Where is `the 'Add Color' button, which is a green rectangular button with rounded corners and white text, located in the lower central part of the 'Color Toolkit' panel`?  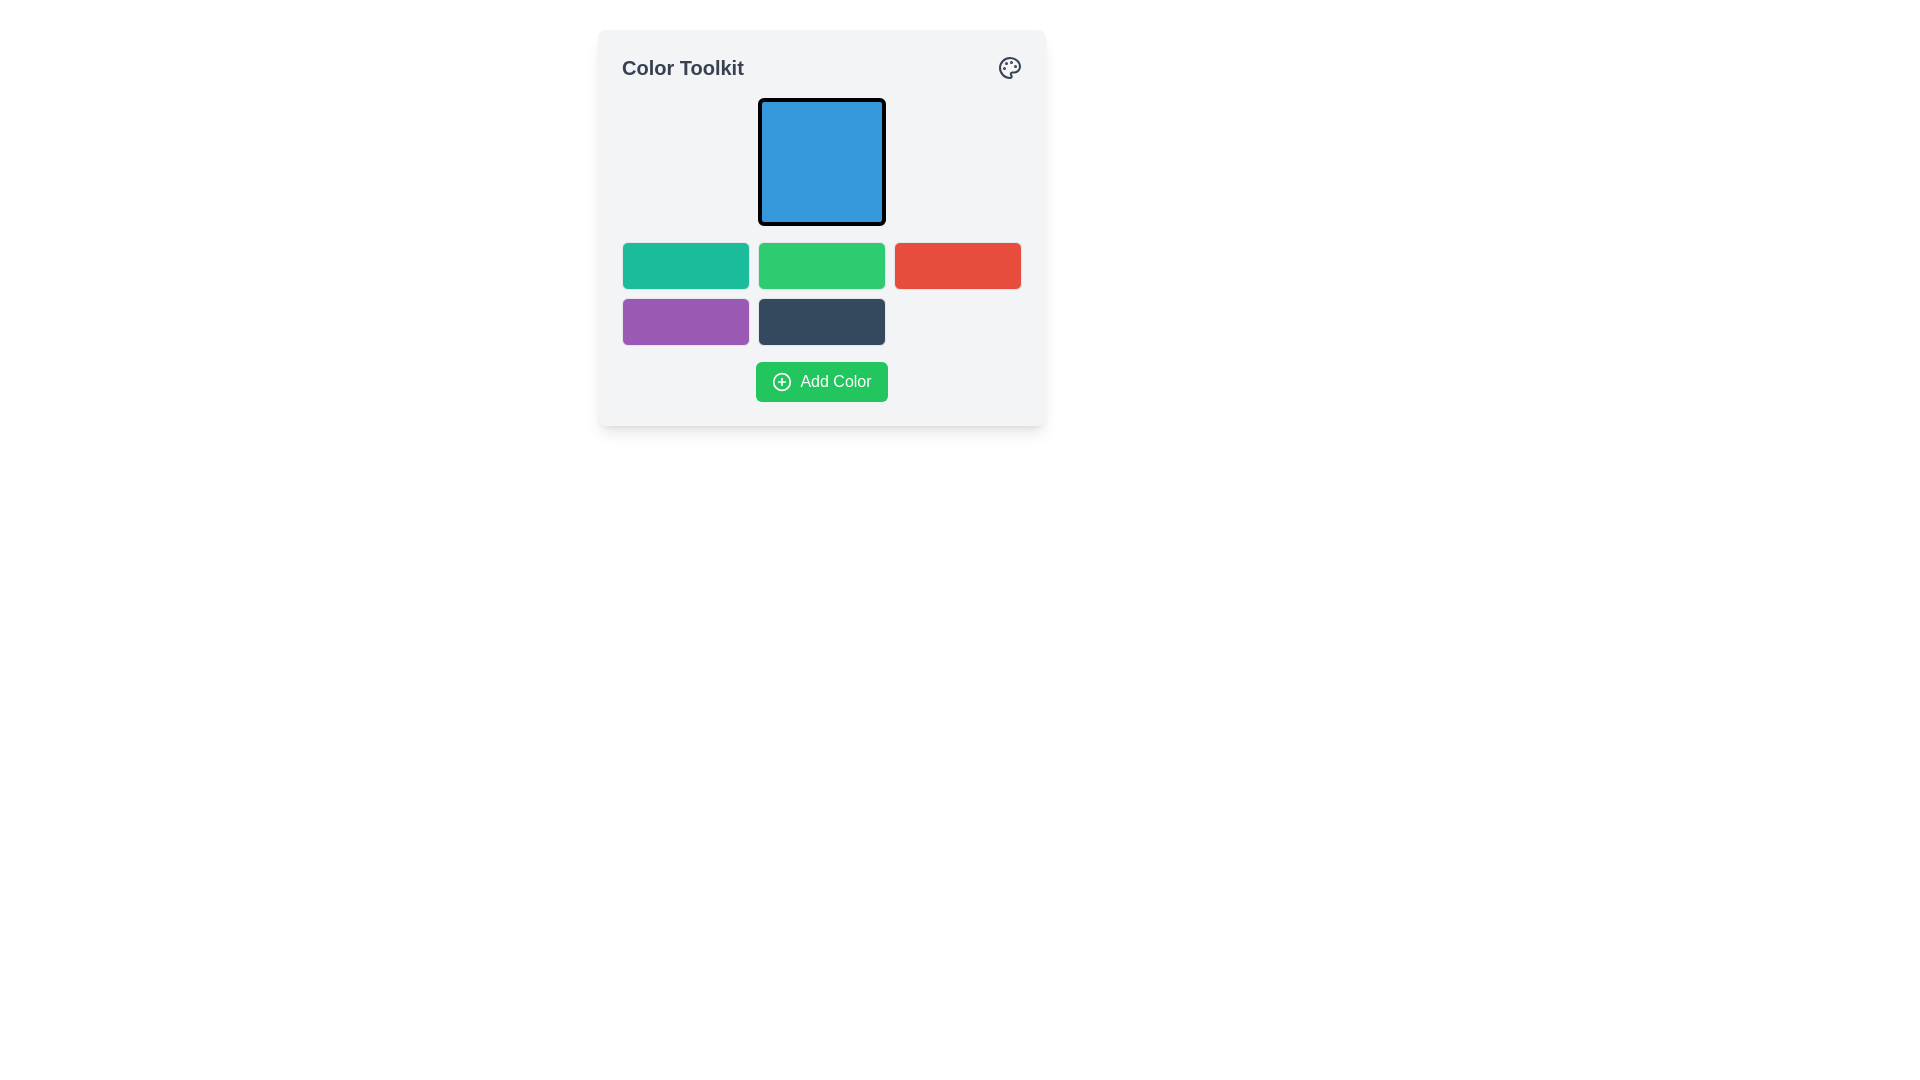 the 'Add Color' button, which is a green rectangular button with rounded corners and white text, located in the lower central part of the 'Color Toolkit' panel is located at coordinates (821, 381).